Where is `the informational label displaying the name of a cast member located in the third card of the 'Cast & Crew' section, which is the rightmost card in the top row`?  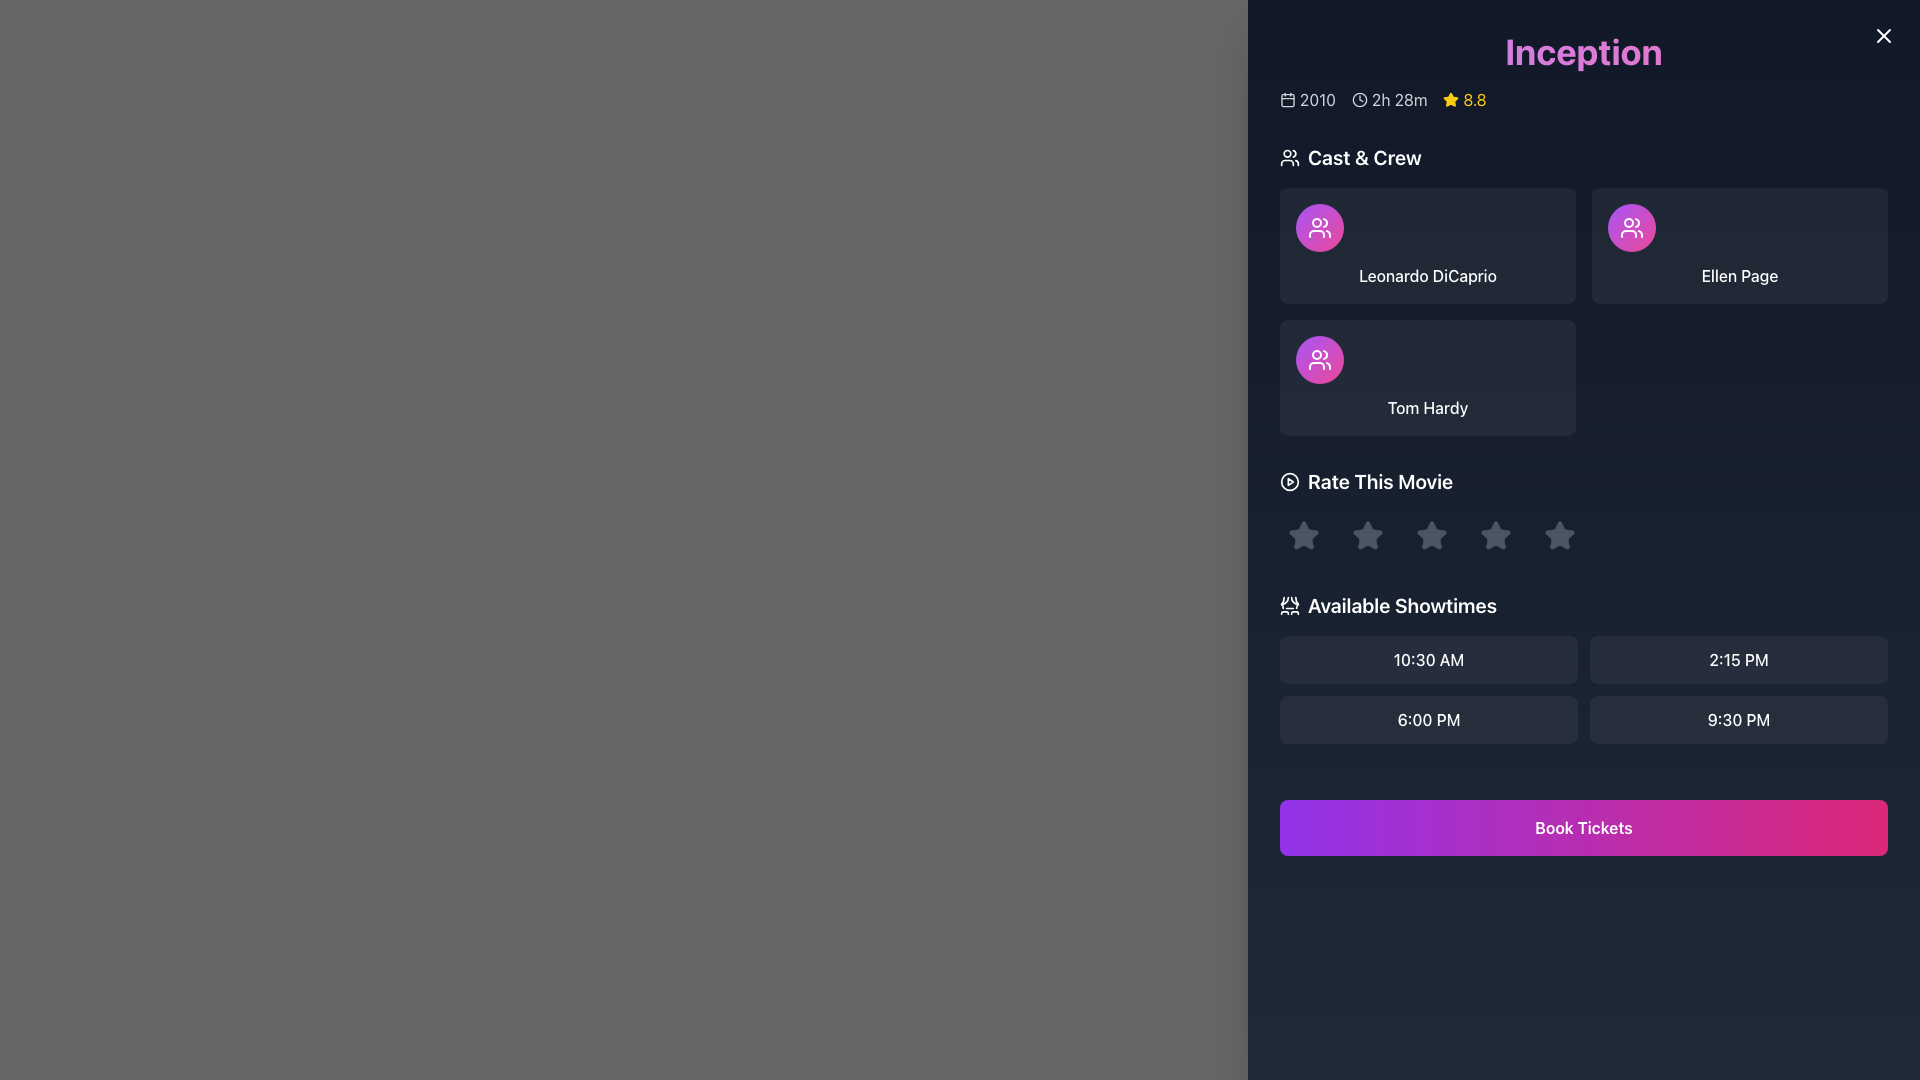
the informational label displaying the name of a cast member located in the third card of the 'Cast & Crew' section, which is the rightmost card in the top row is located at coordinates (1738, 276).